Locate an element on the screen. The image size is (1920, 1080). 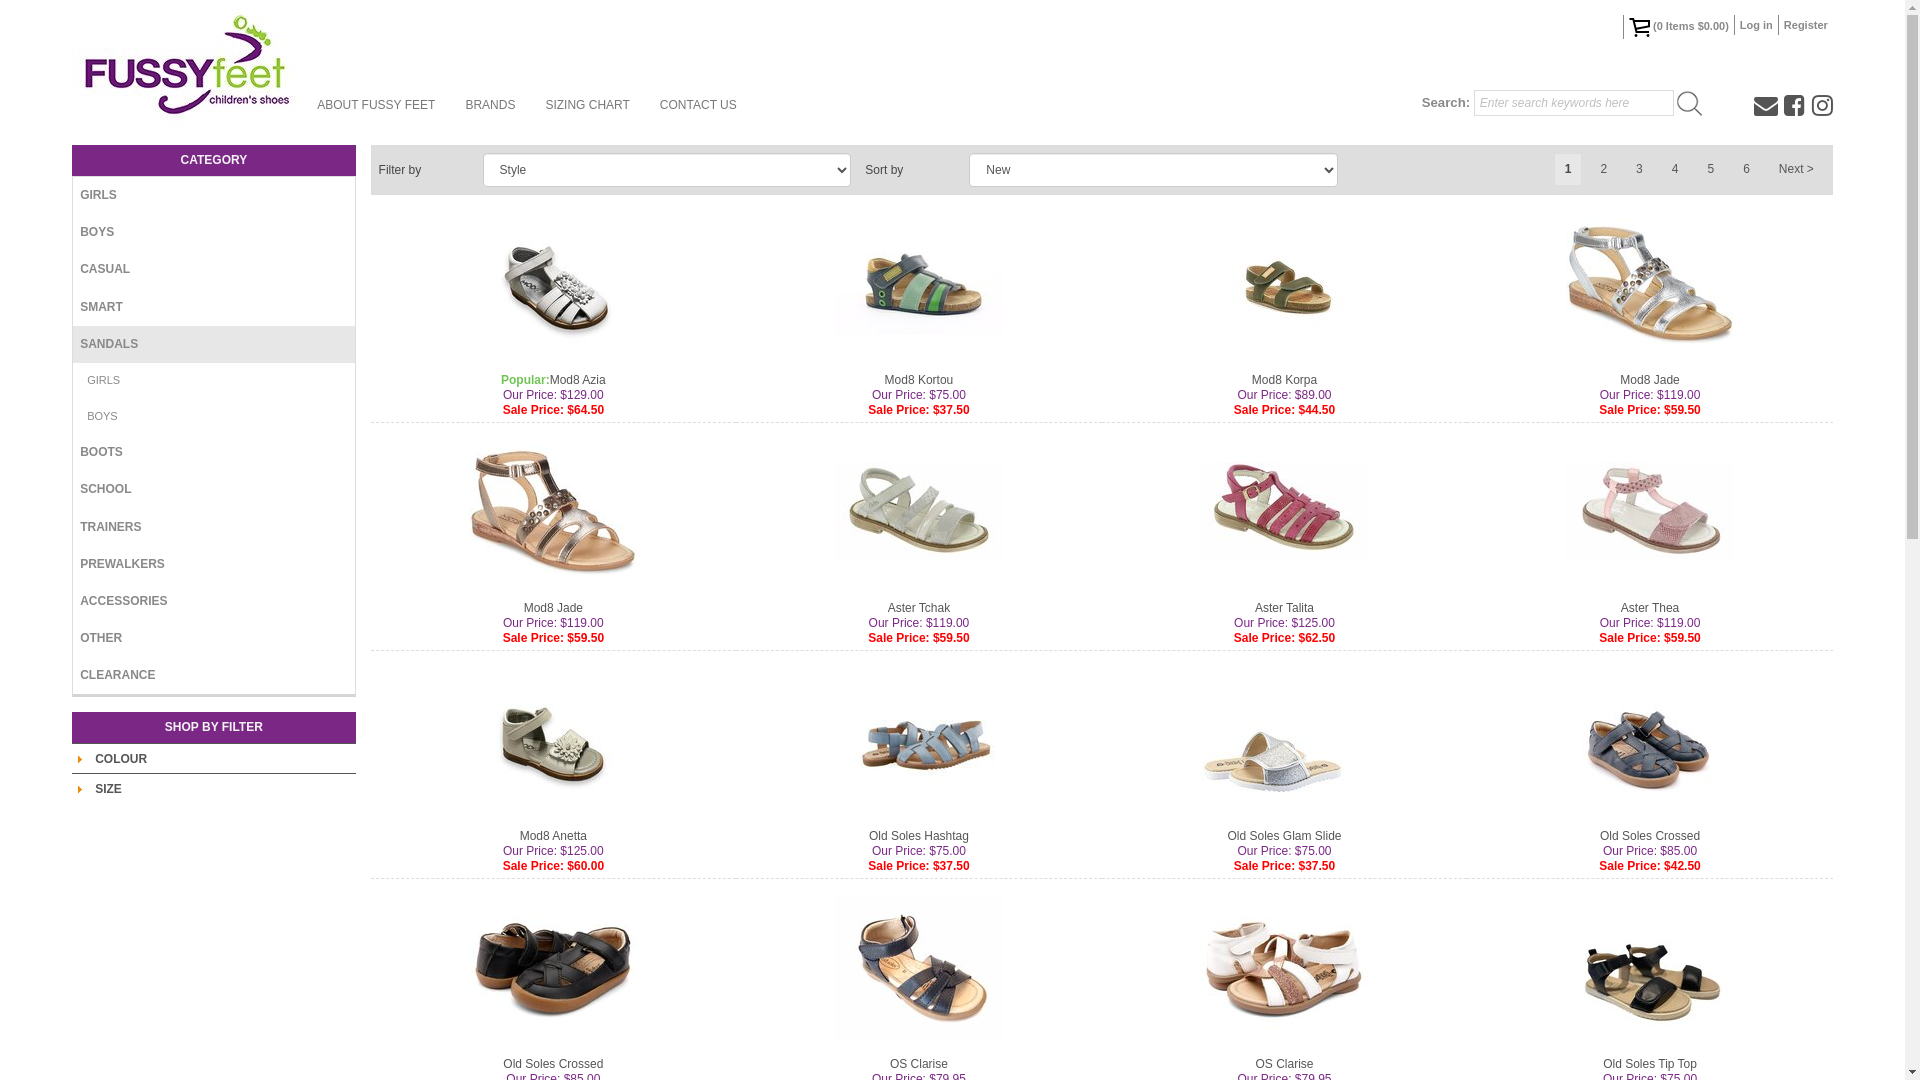
'Old Soles Glam Slide-sandals-Fussy Feet - Childrens Shoes' is located at coordinates (1283, 740).